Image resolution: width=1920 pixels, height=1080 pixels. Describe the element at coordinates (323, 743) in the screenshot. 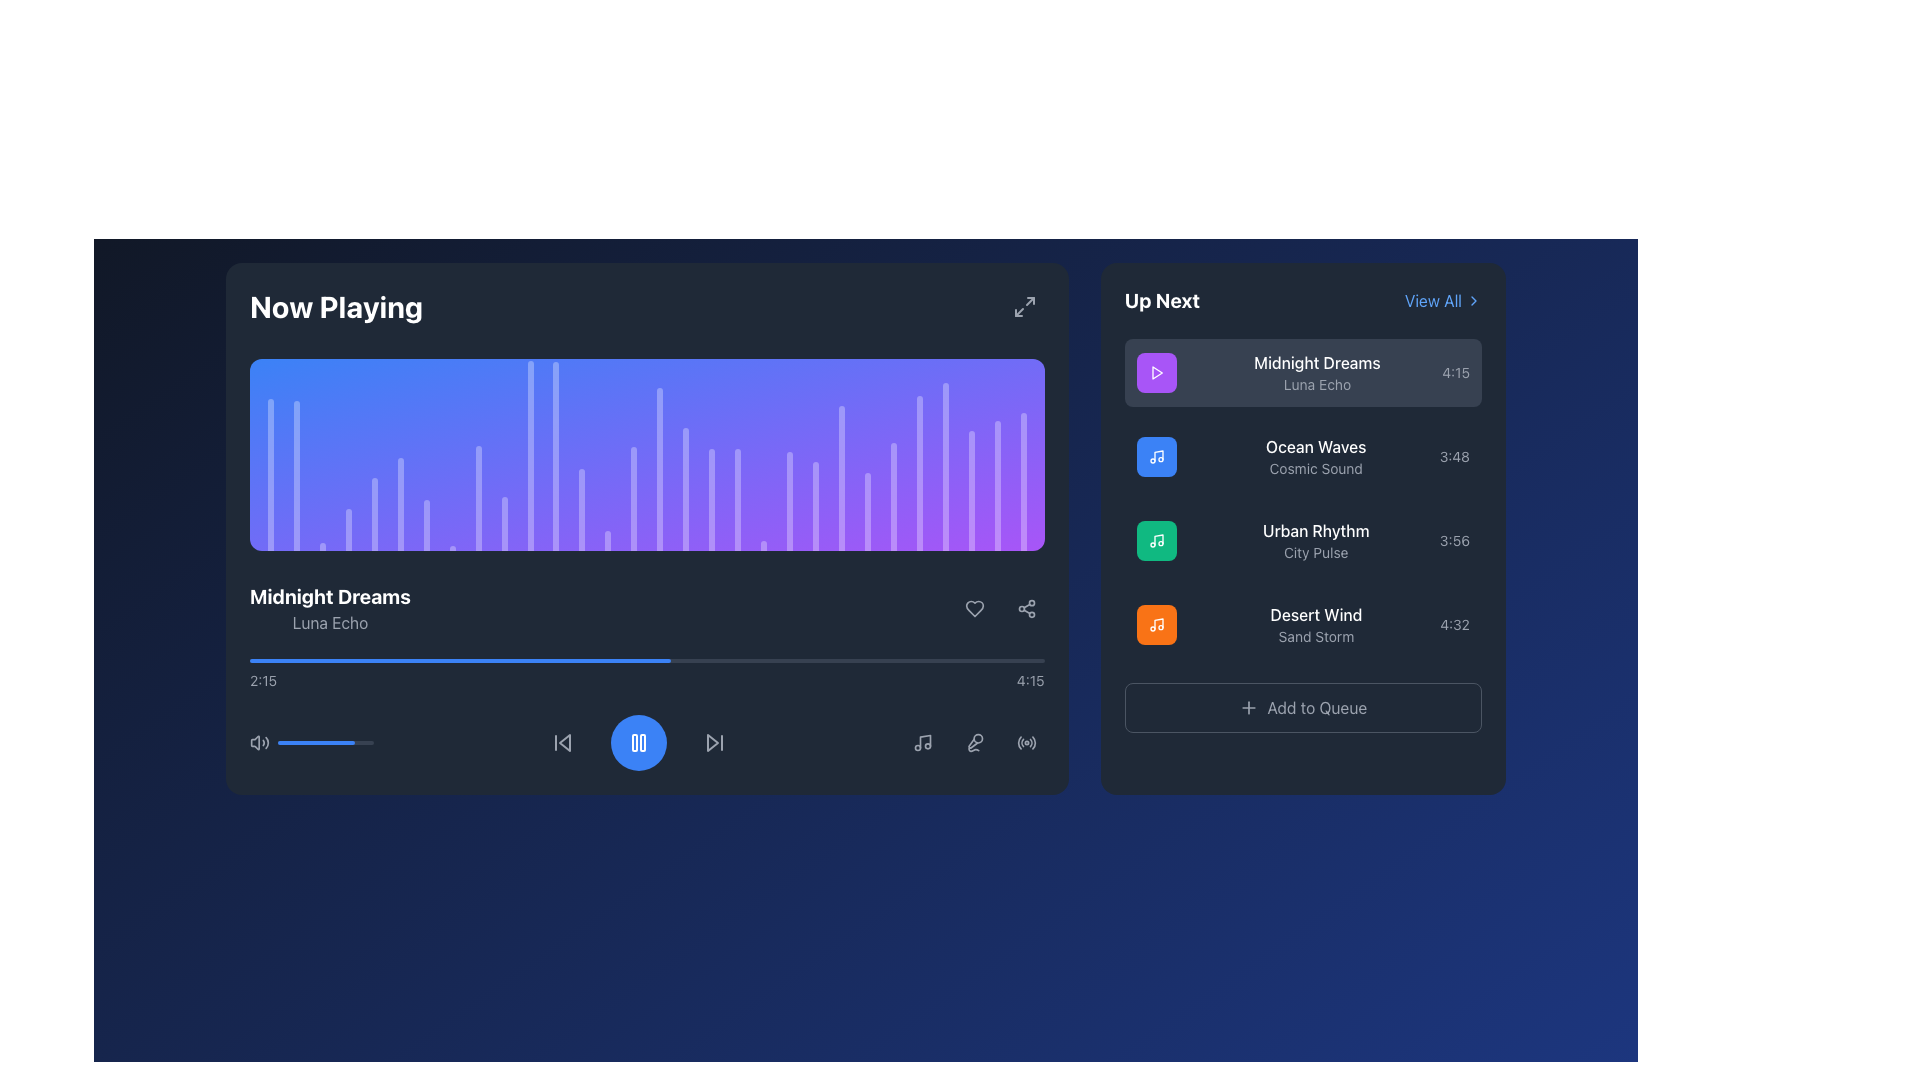

I see `the volume` at that location.